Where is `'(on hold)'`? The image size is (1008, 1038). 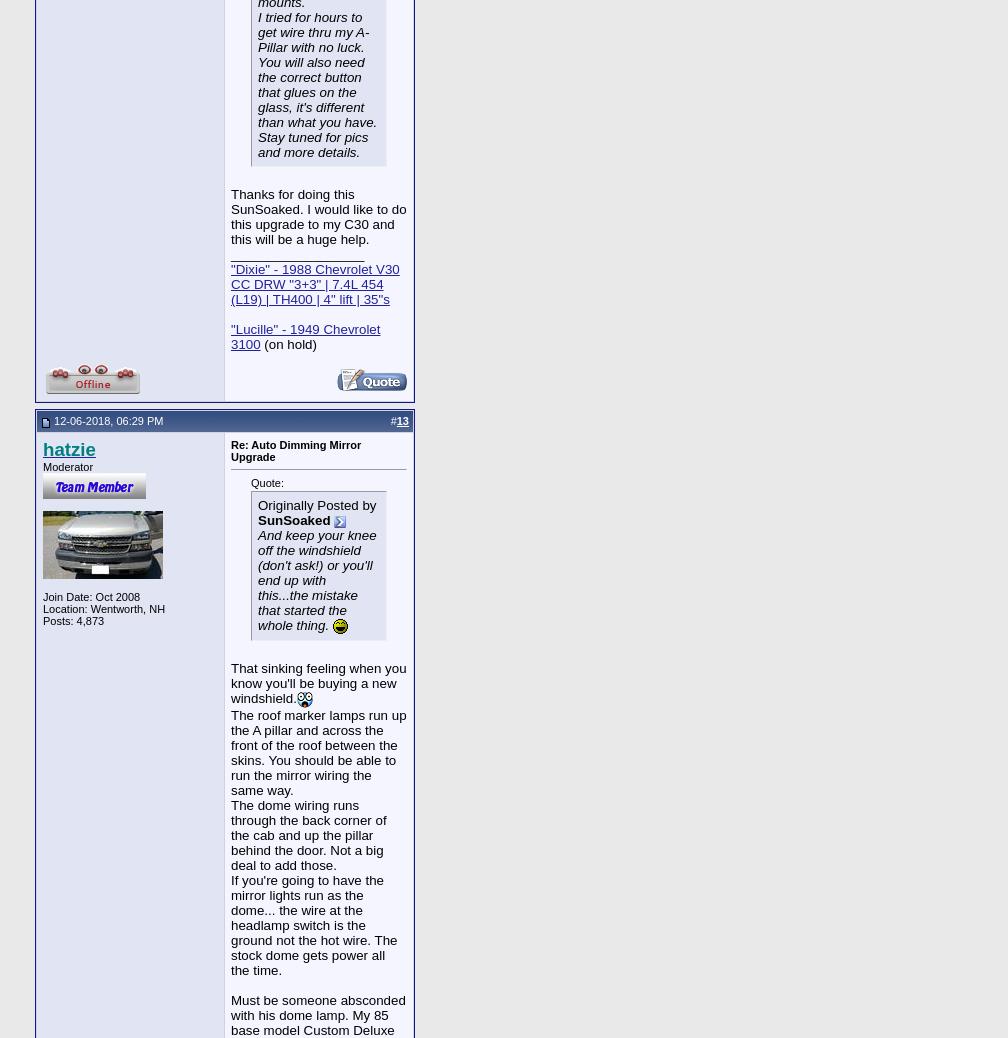 '(on hold)' is located at coordinates (287, 344).